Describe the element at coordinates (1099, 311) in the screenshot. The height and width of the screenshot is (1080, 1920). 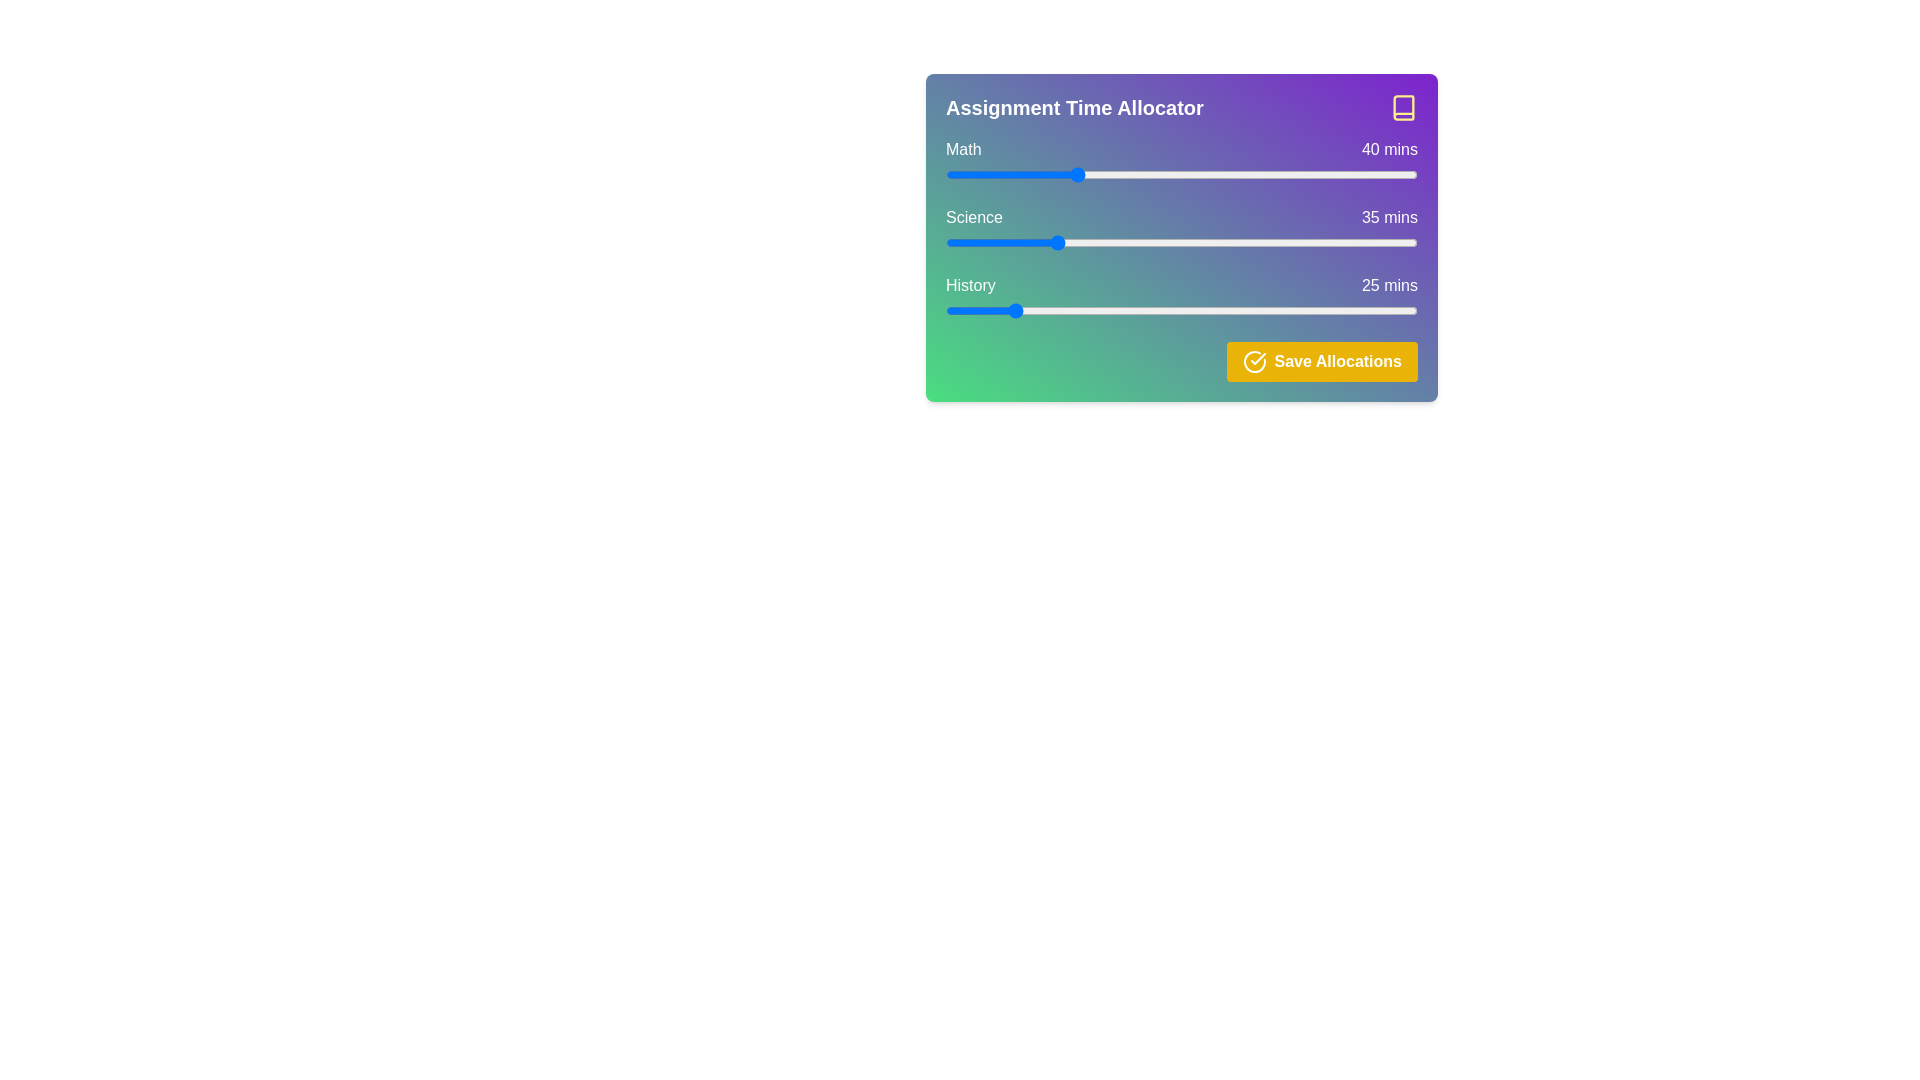
I see `history time allocation` at that location.